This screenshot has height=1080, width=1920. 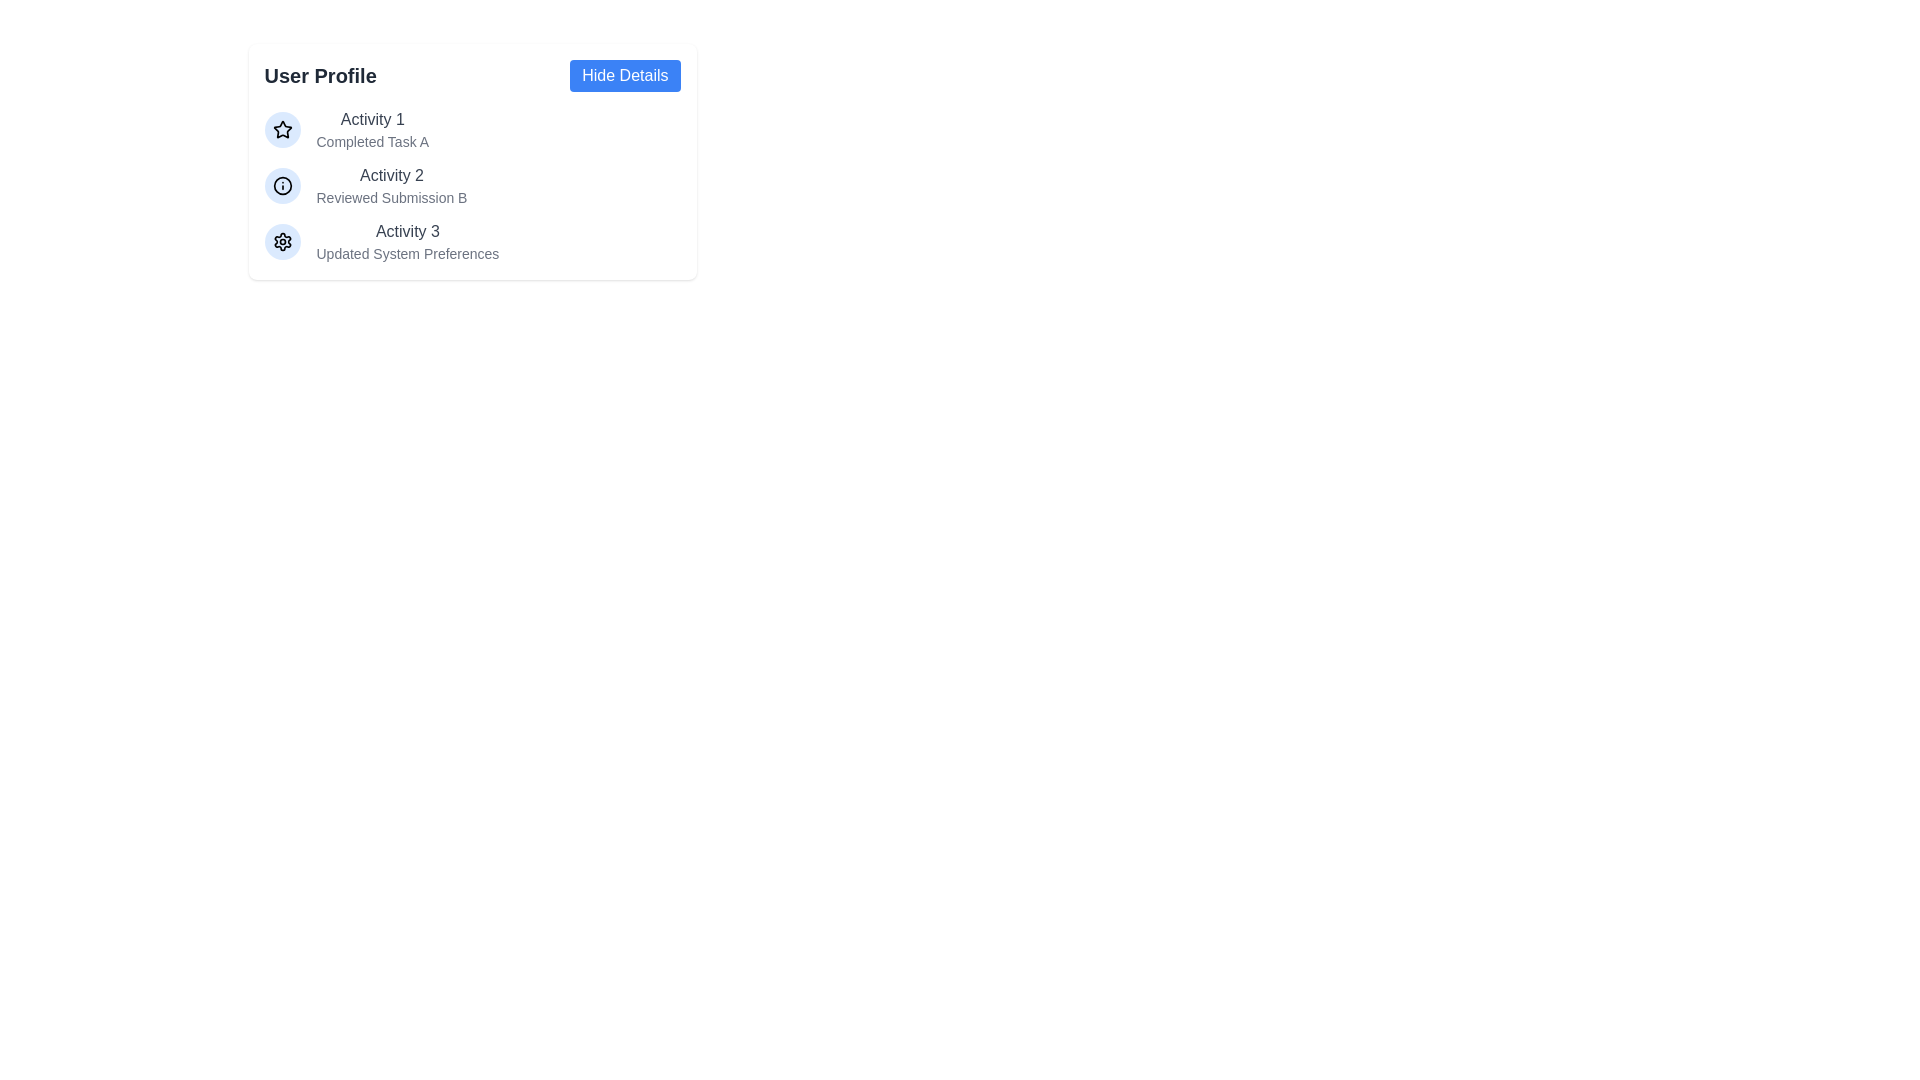 I want to click on the cog icon representing settings, so click(x=281, y=241).